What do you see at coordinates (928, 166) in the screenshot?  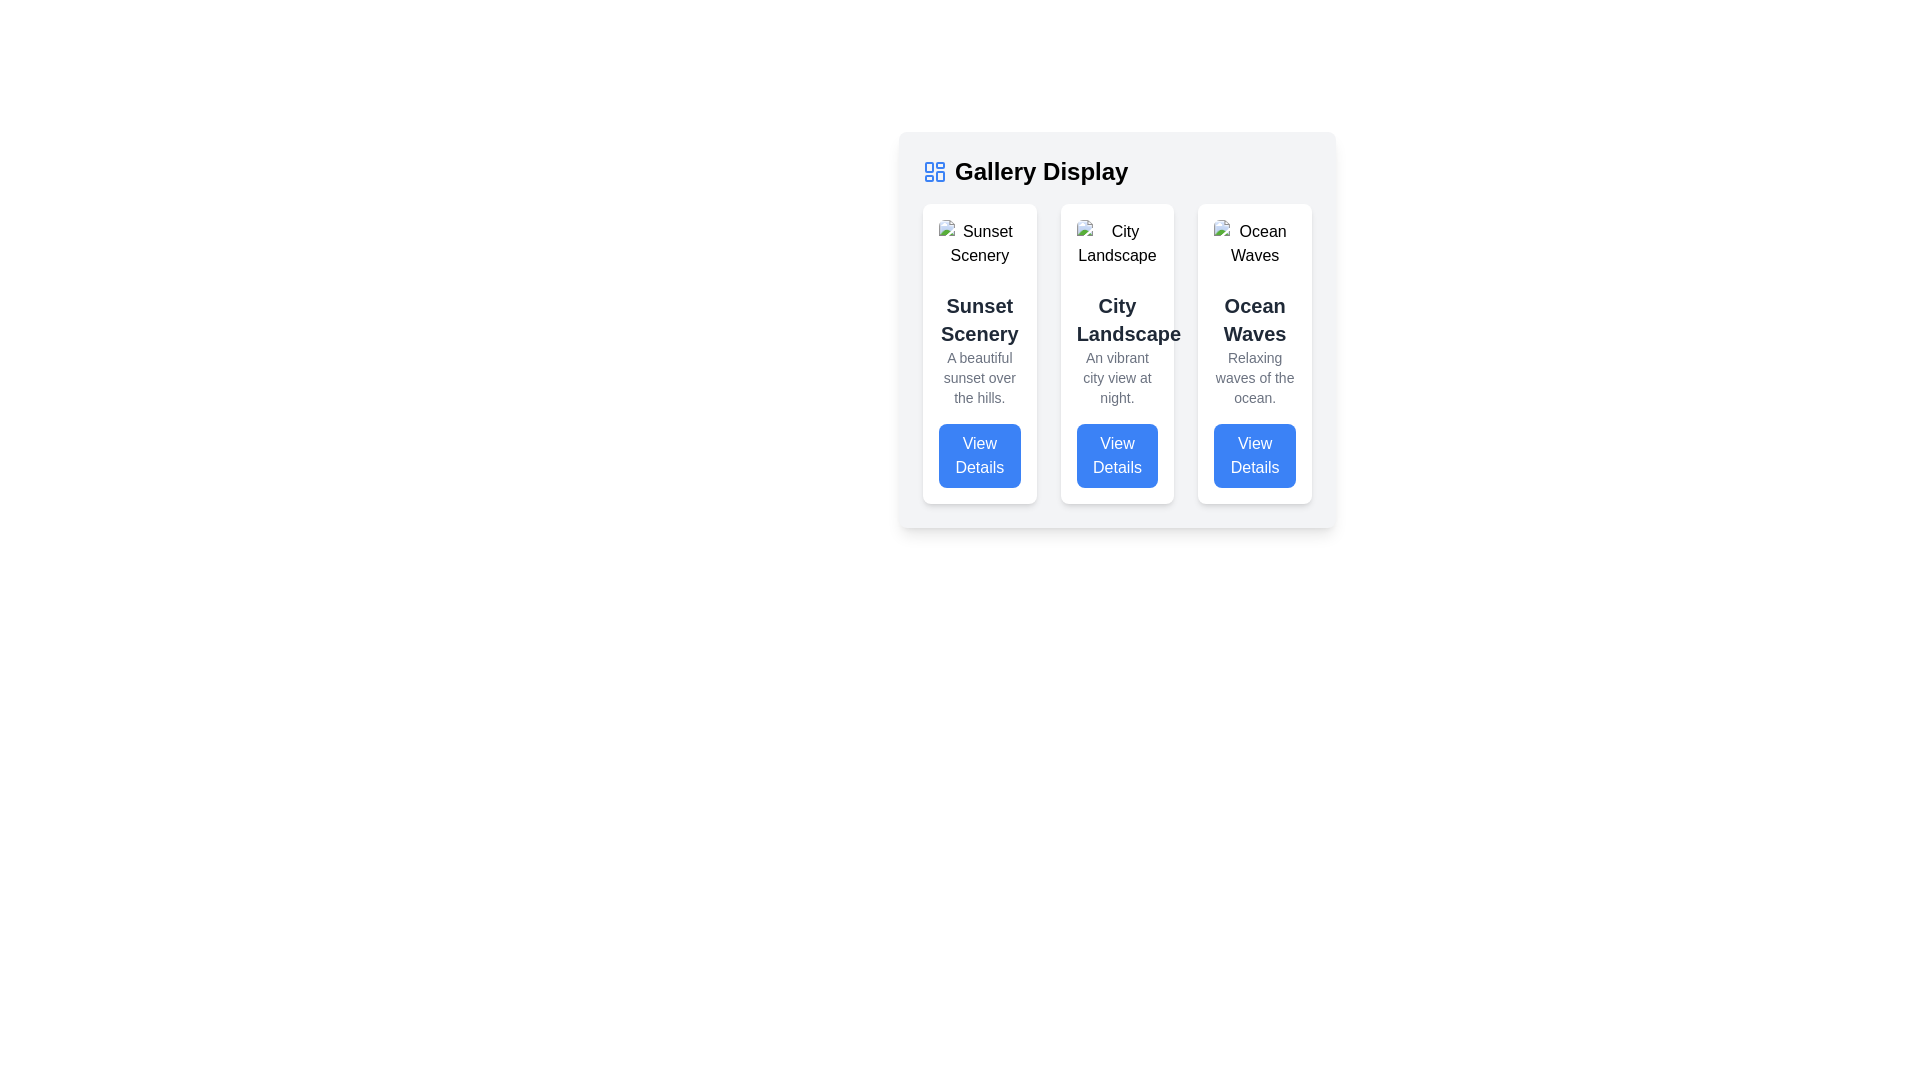 I see `the Graphical Icon Section` at bounding box center [928, 166].